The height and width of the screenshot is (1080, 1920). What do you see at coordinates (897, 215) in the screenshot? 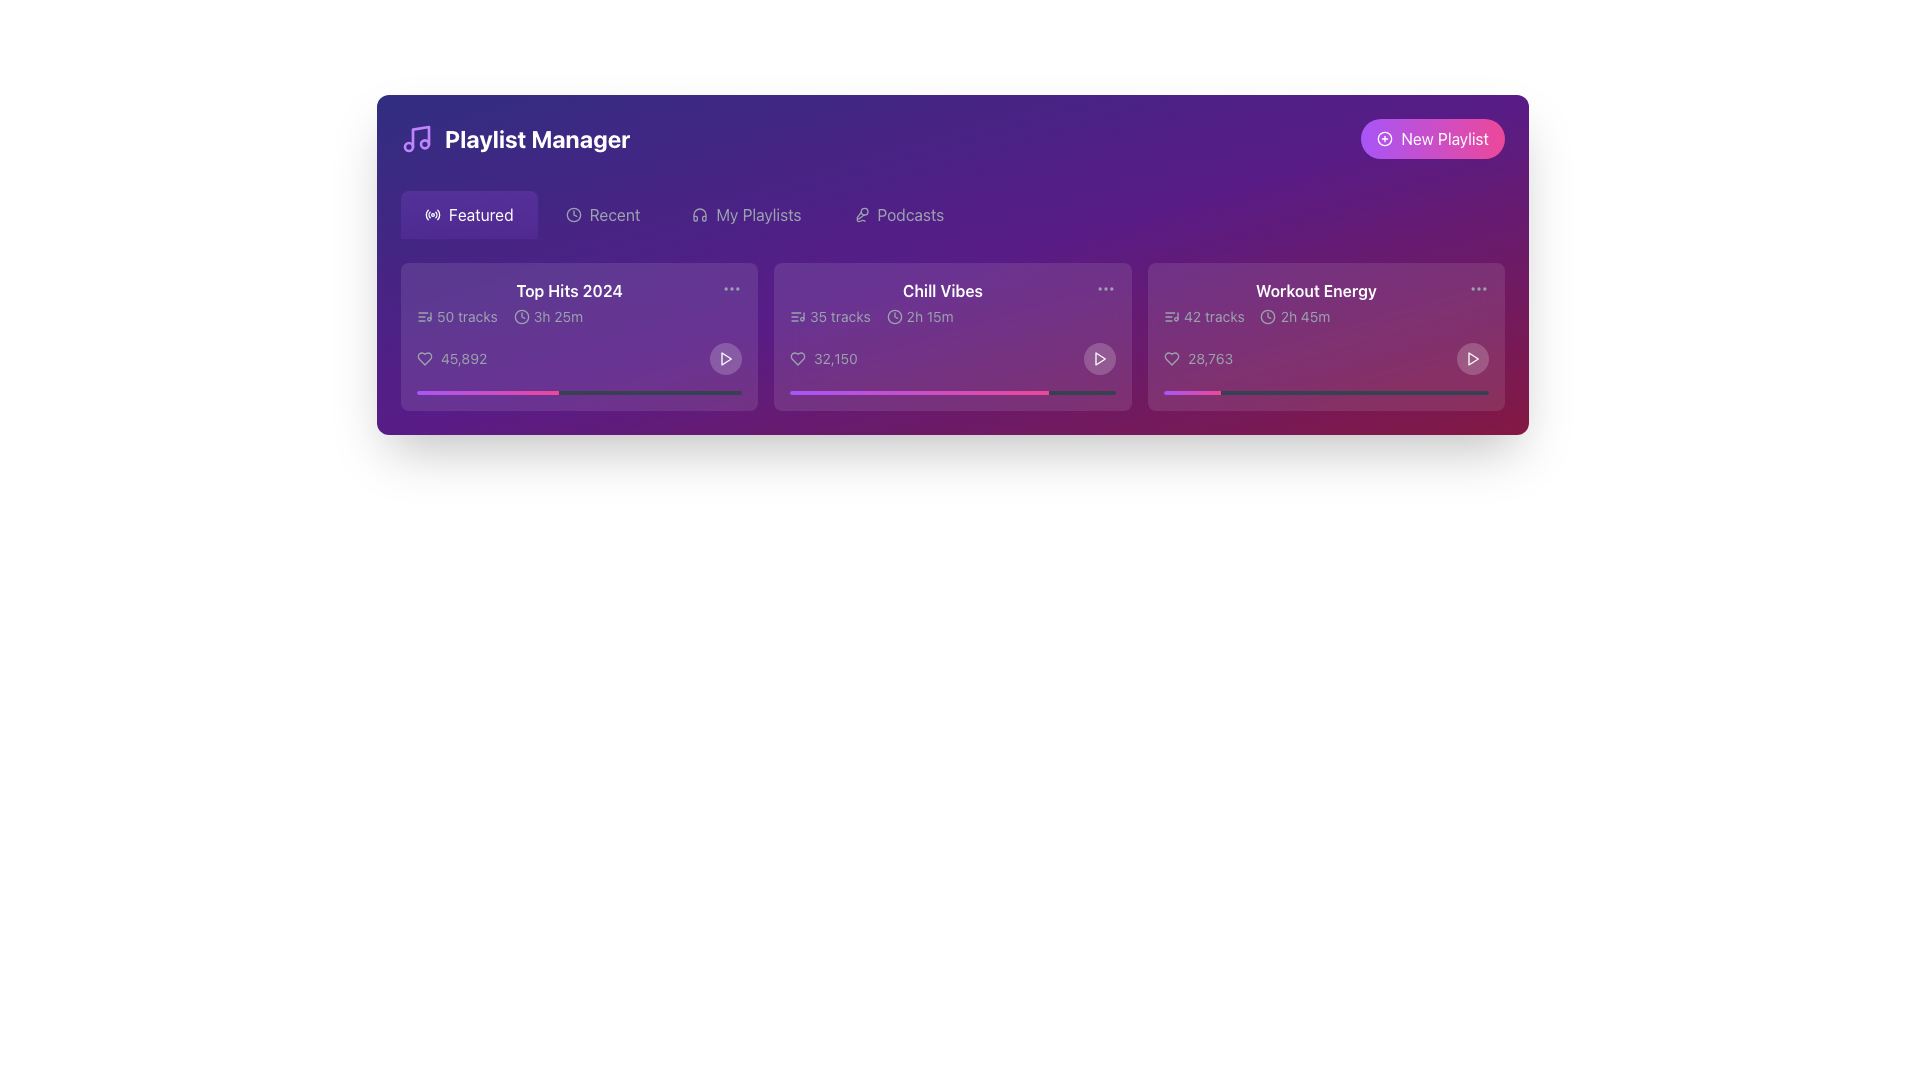
I see `keyboard navigation` at bounding box center [897, 215].